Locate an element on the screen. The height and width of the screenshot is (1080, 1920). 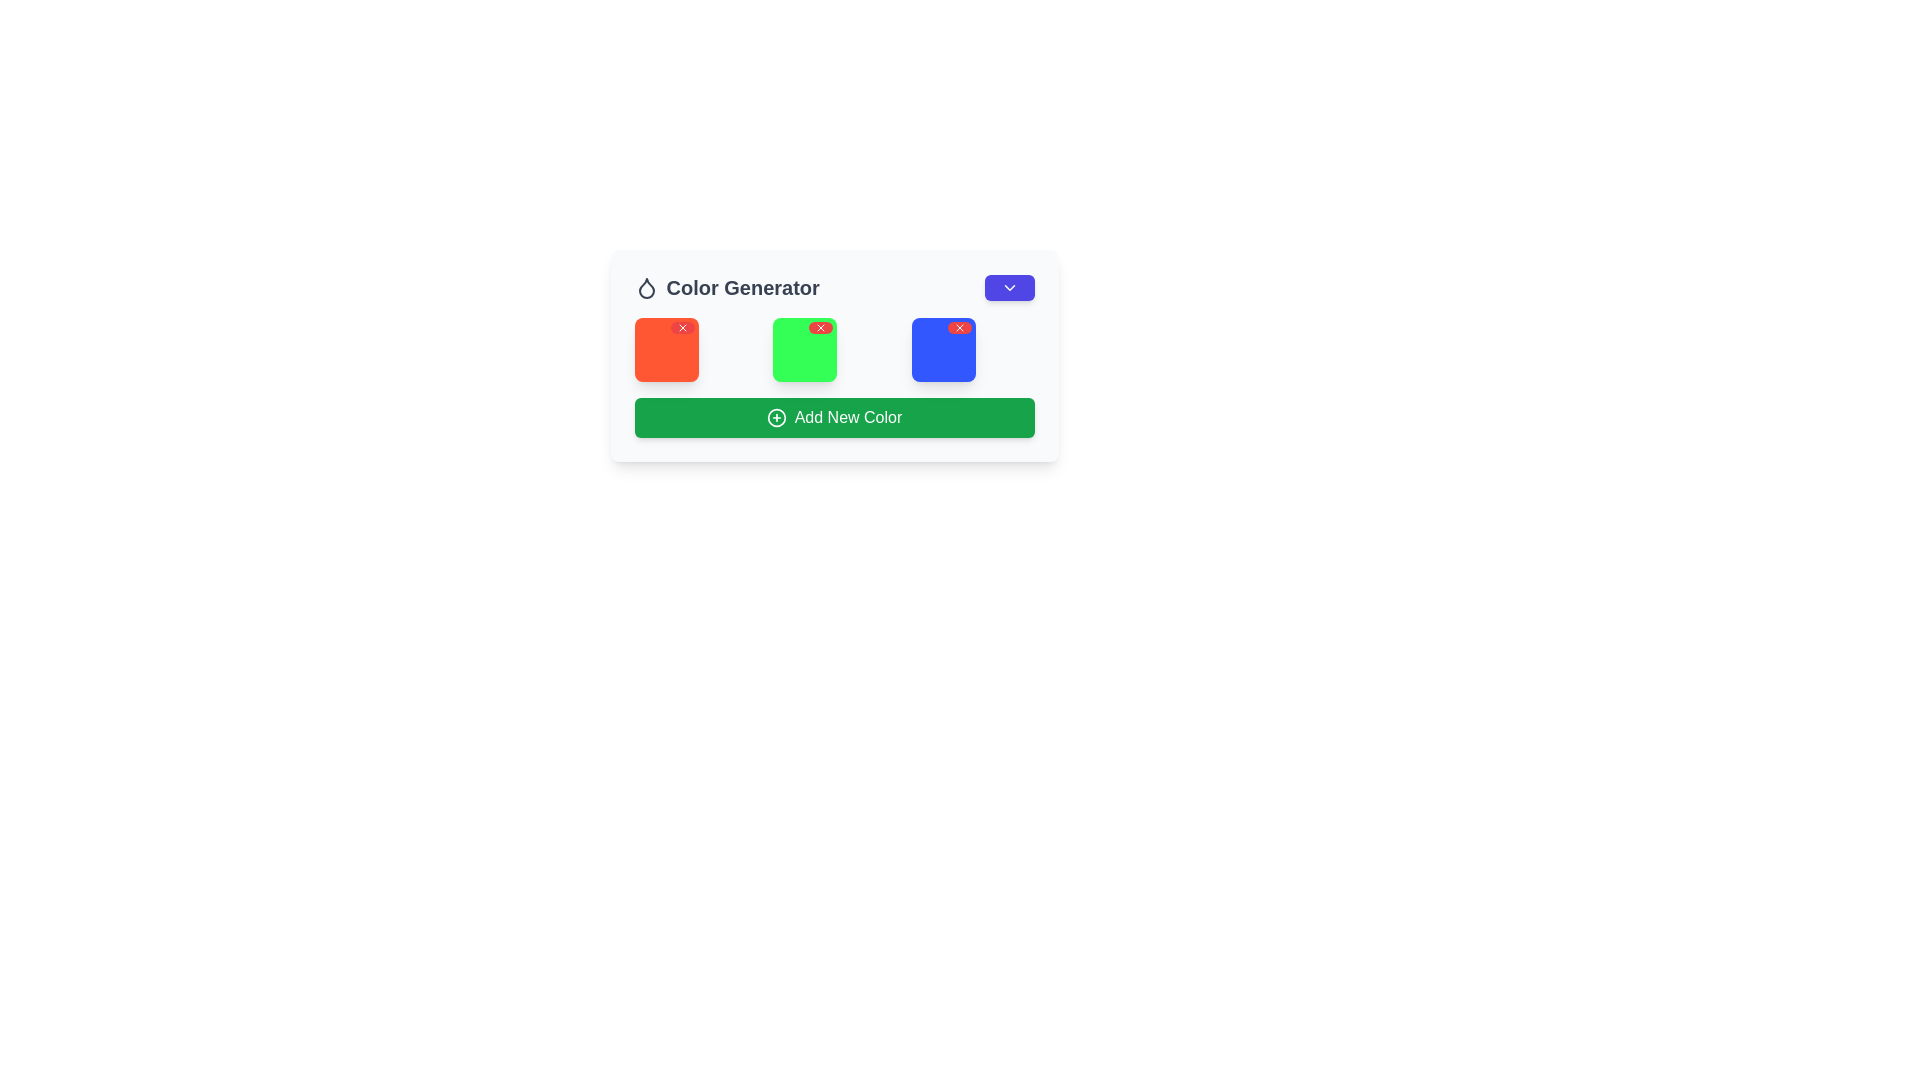
the second green square in the row of colored squares under the 'Color Generator' title is located at coordinates (834, 354).